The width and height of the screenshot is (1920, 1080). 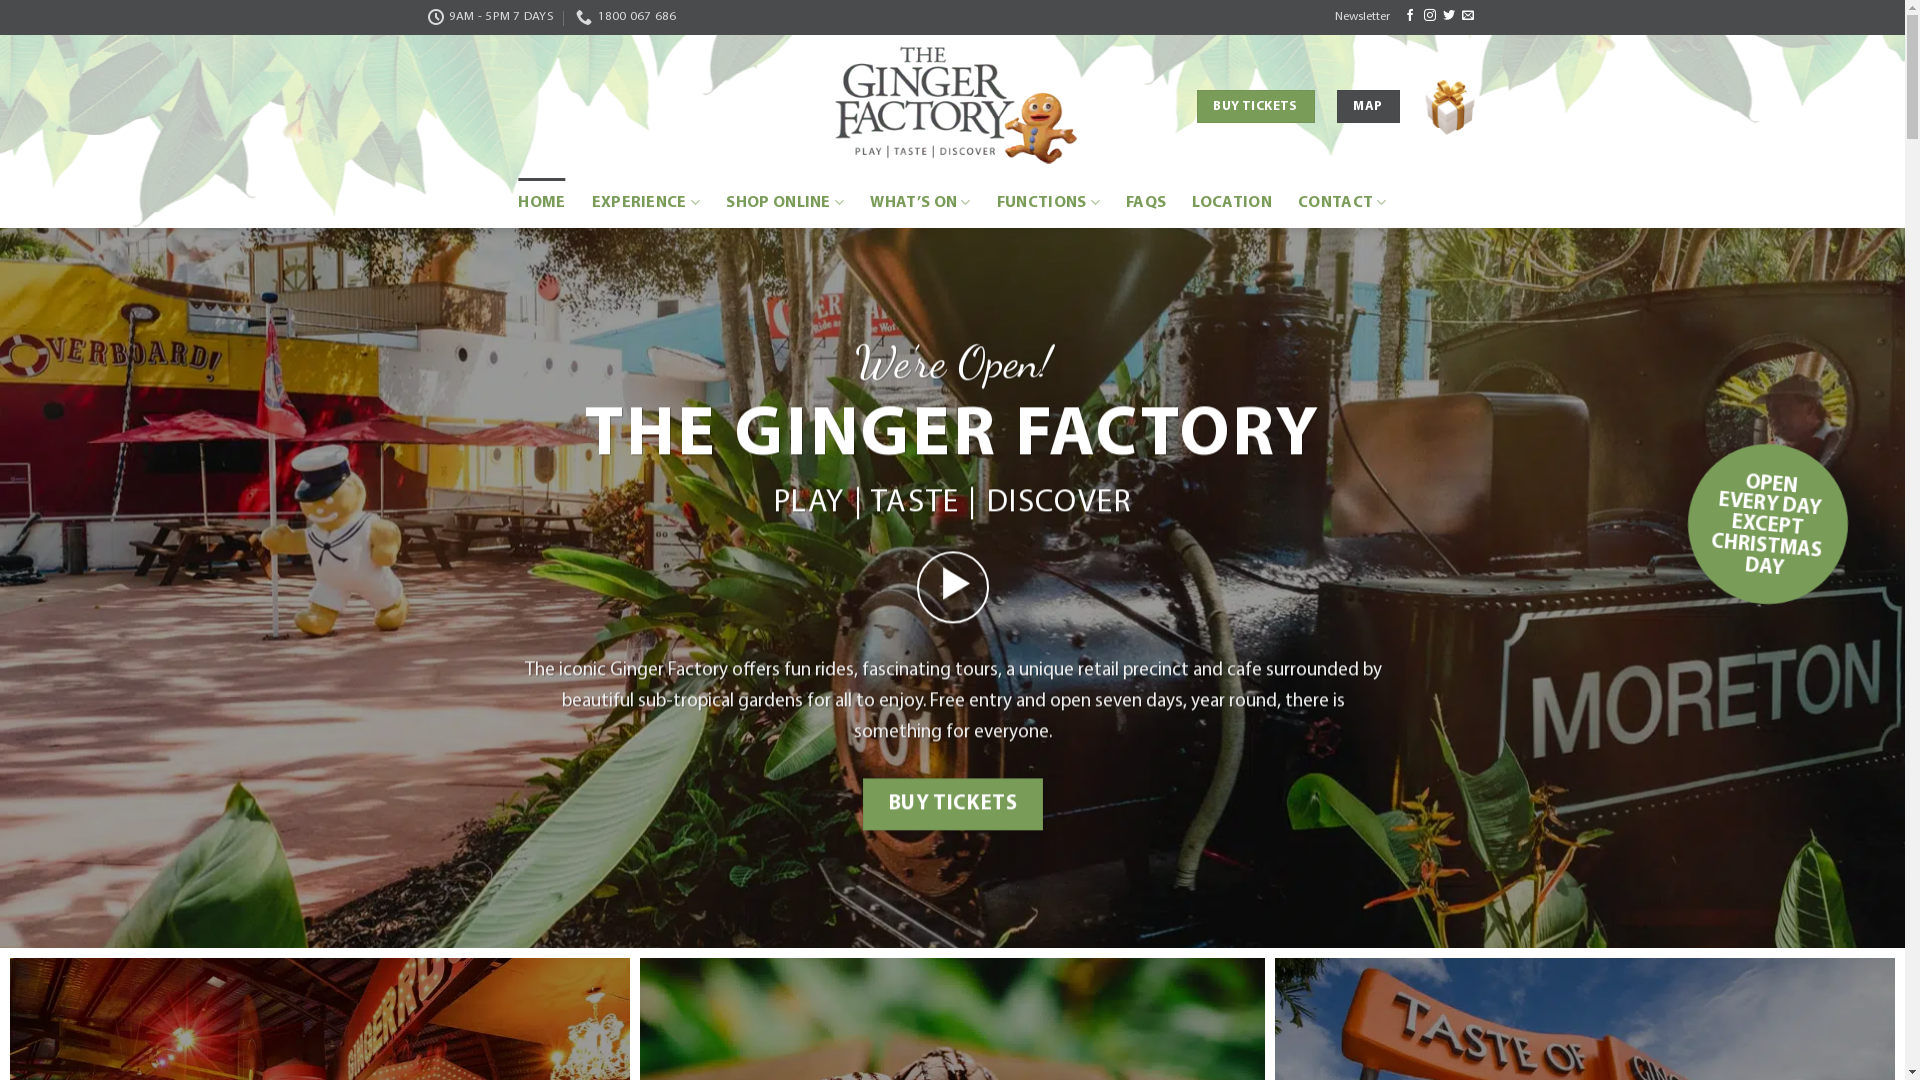 What do you see at coordinates (952, 107) in the screenshot?
I see `'The Ginger Factory'` at bounding box center [952, 107].